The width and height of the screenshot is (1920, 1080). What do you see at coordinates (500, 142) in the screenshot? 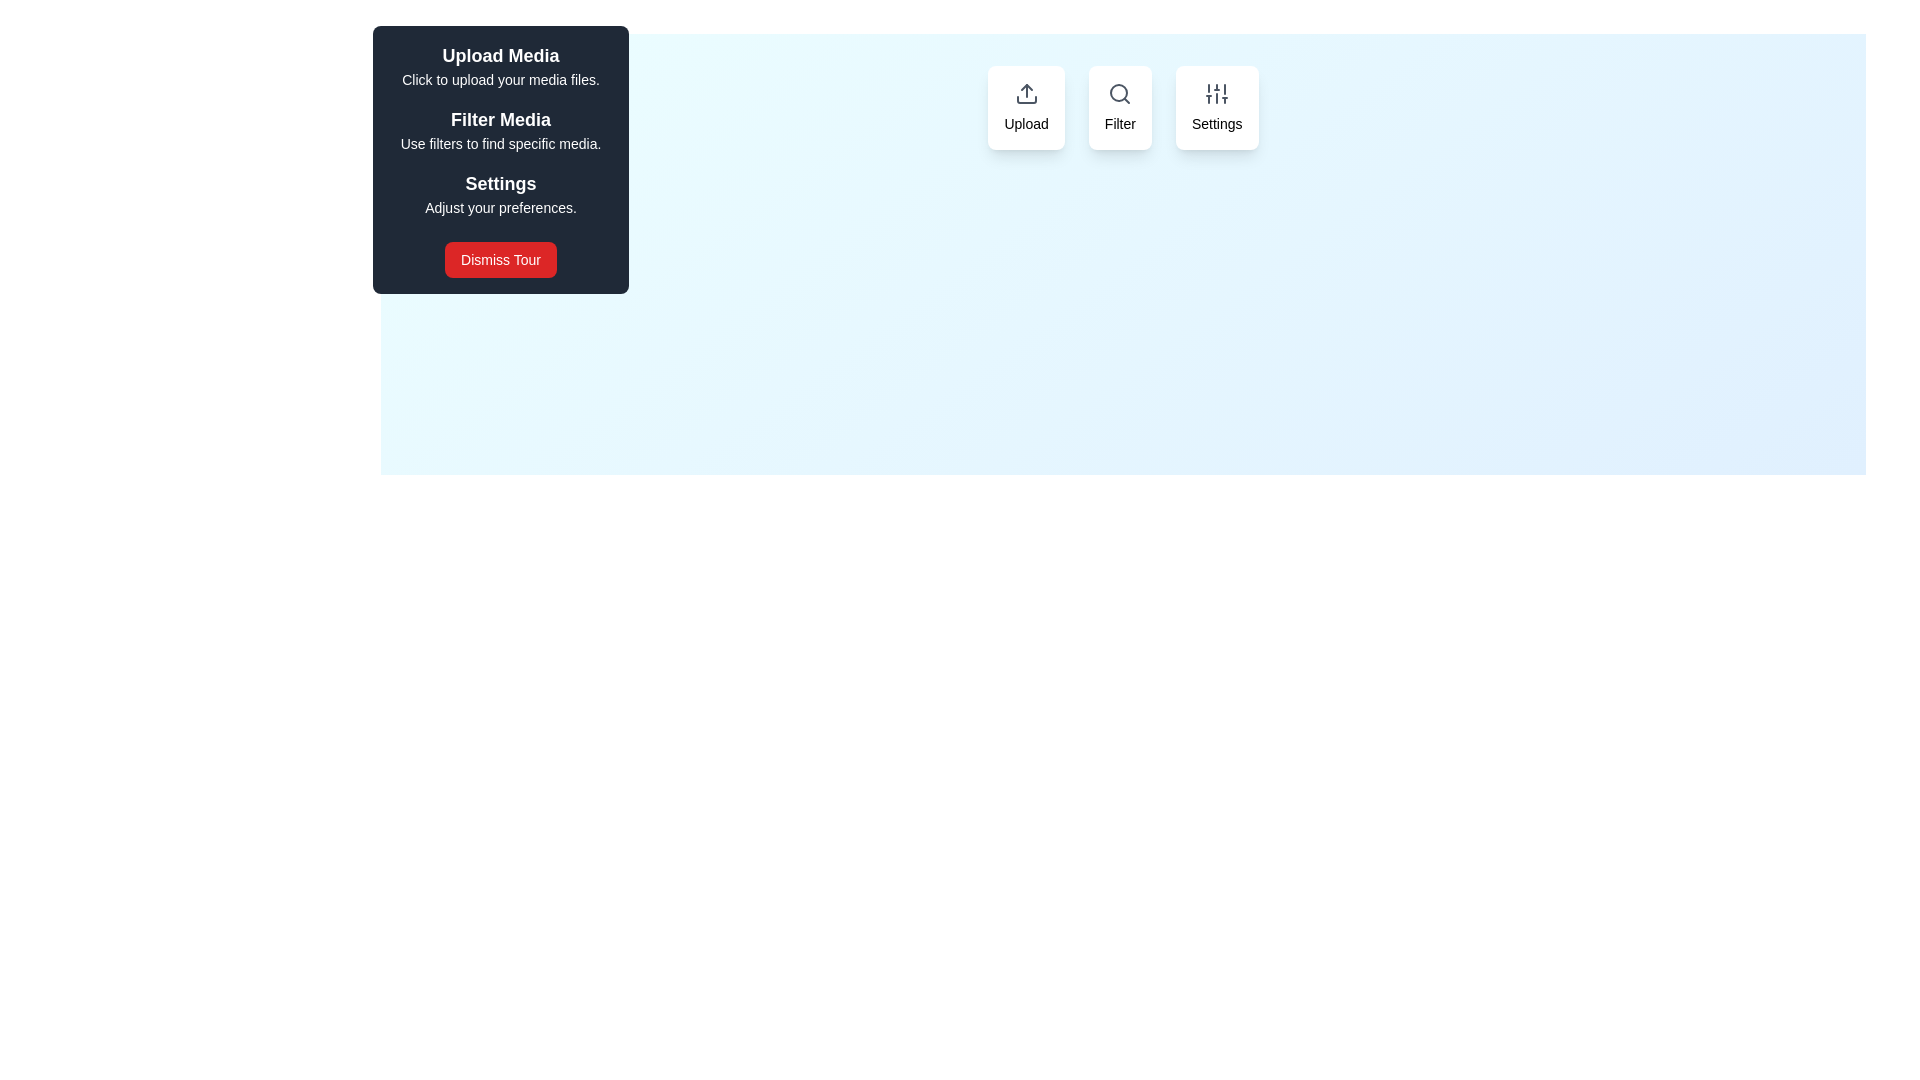
I see `the informational text that reads 'Use filters to find specific media.' positioned below the title 'Filter Media' and above the 'Settings' section` at bounding box center [500, 142].